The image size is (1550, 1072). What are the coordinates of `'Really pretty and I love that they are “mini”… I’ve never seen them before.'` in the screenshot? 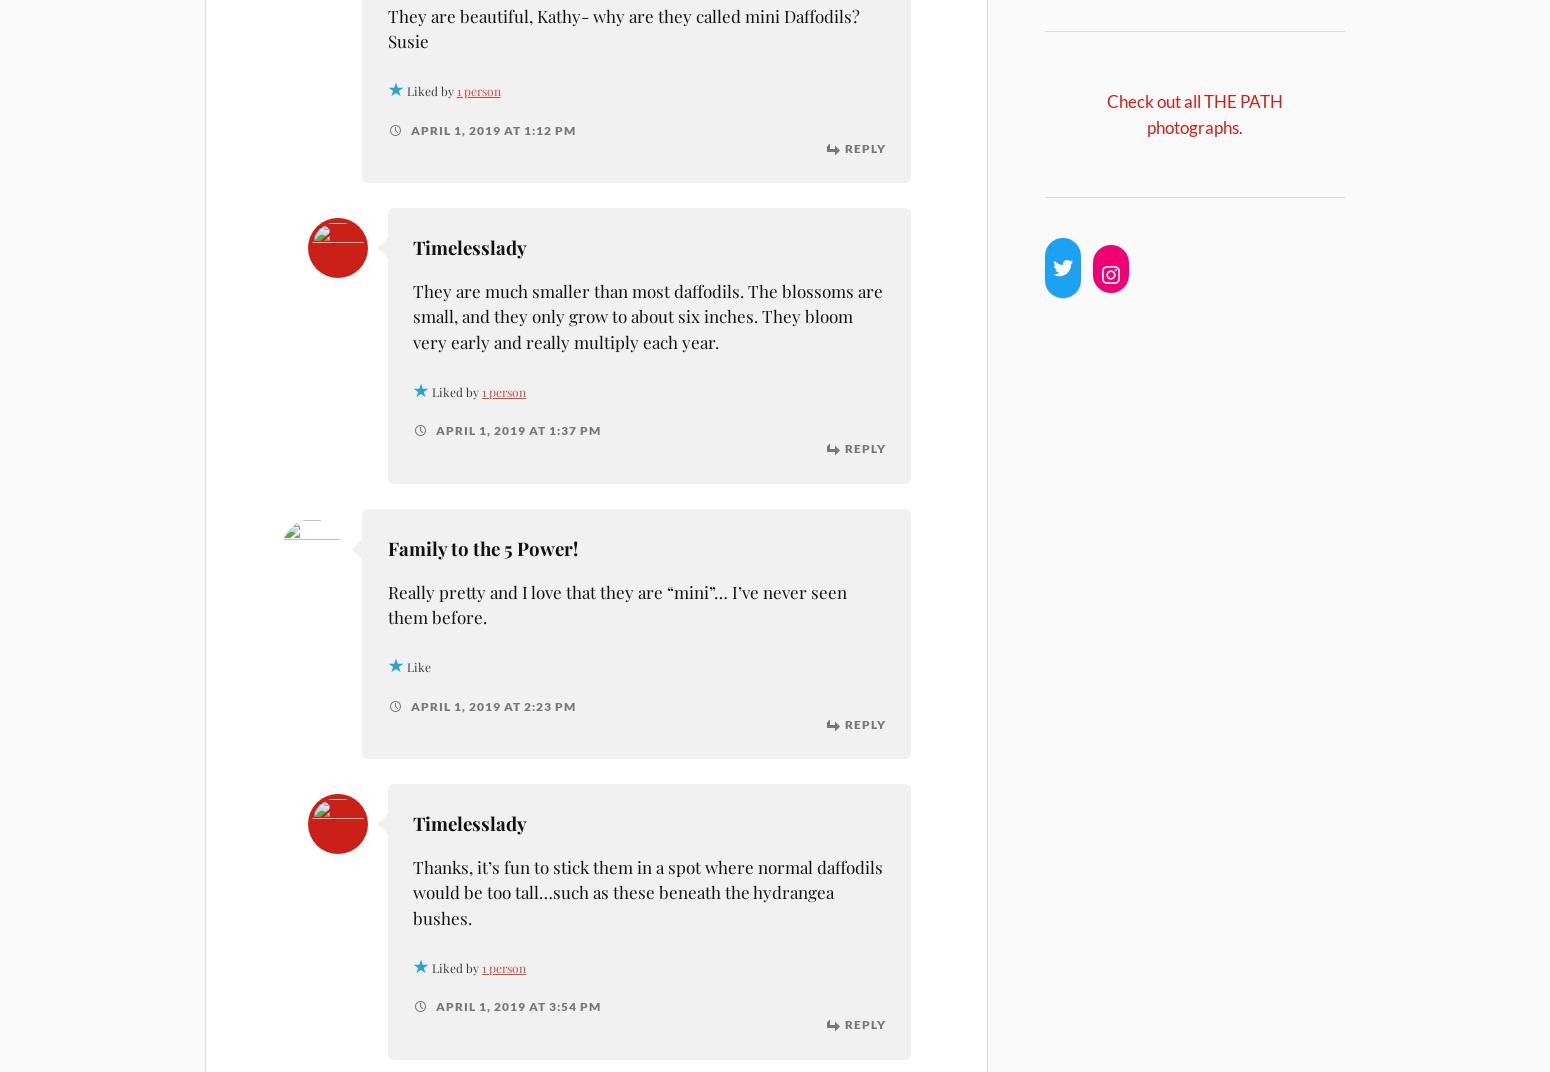 It's located at (616, 602).